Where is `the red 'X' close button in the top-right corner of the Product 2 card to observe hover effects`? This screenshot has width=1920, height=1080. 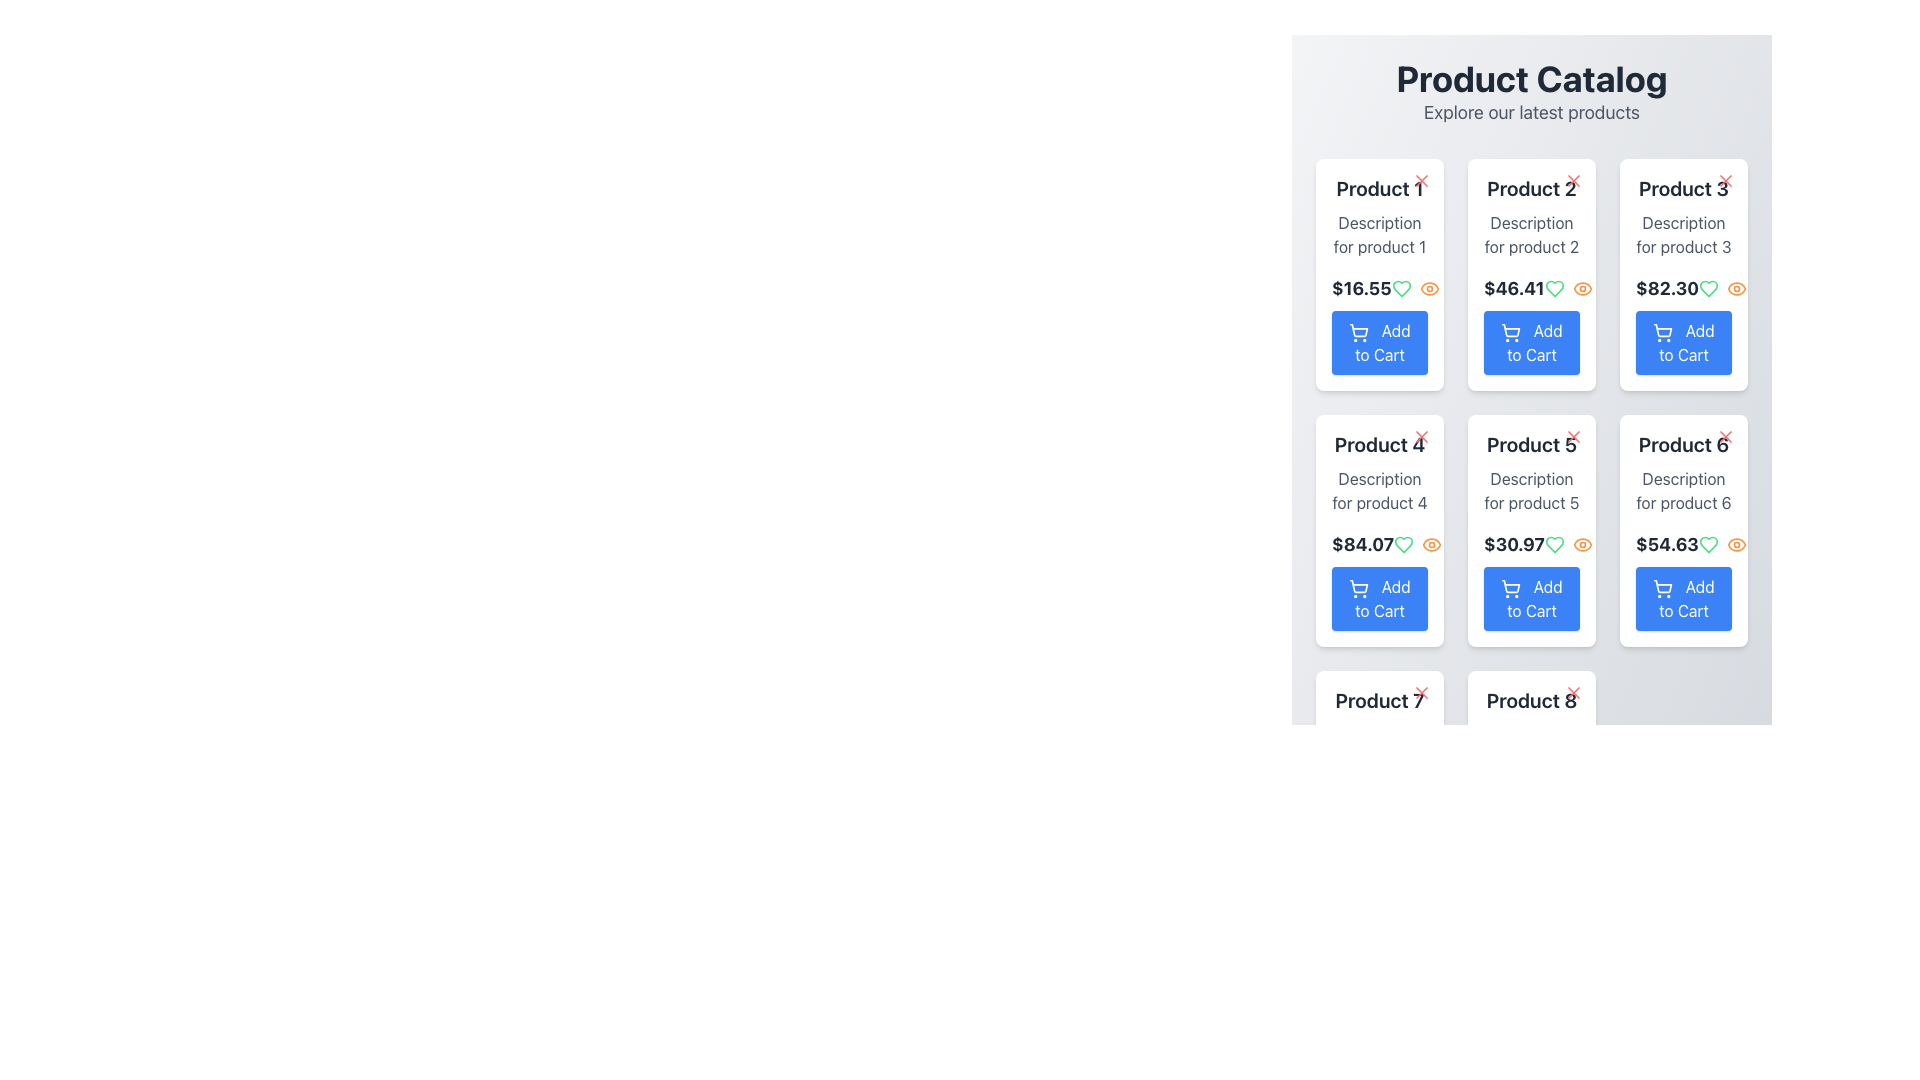
the red 'X' close button in the top-right corner of the Product 2 card to observe hover effects is located at coordinates (1573, 181).